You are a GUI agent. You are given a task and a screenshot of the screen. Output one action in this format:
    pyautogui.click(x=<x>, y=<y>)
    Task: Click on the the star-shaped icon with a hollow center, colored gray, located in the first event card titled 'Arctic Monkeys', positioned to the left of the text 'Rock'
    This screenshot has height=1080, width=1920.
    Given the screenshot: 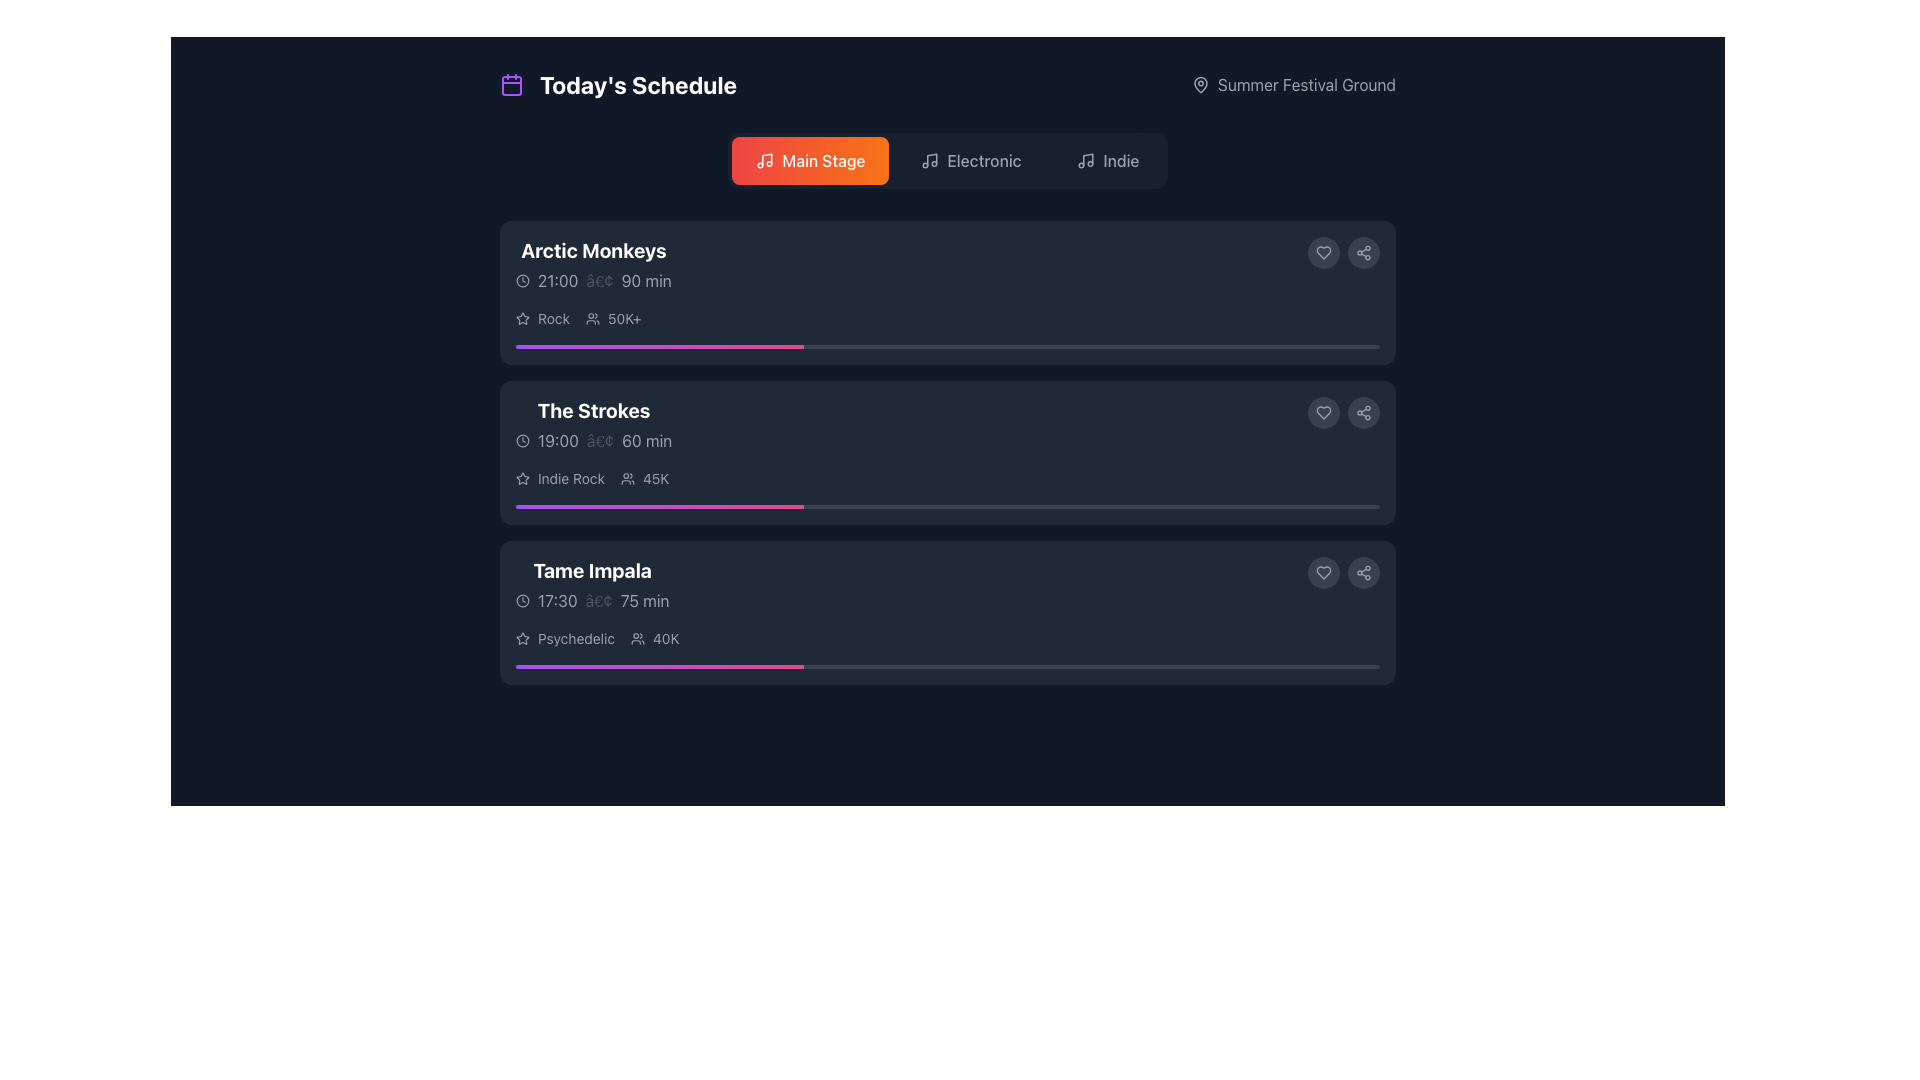 What is the action you would take?
    pyautogui.click(x=523, y=318)
    